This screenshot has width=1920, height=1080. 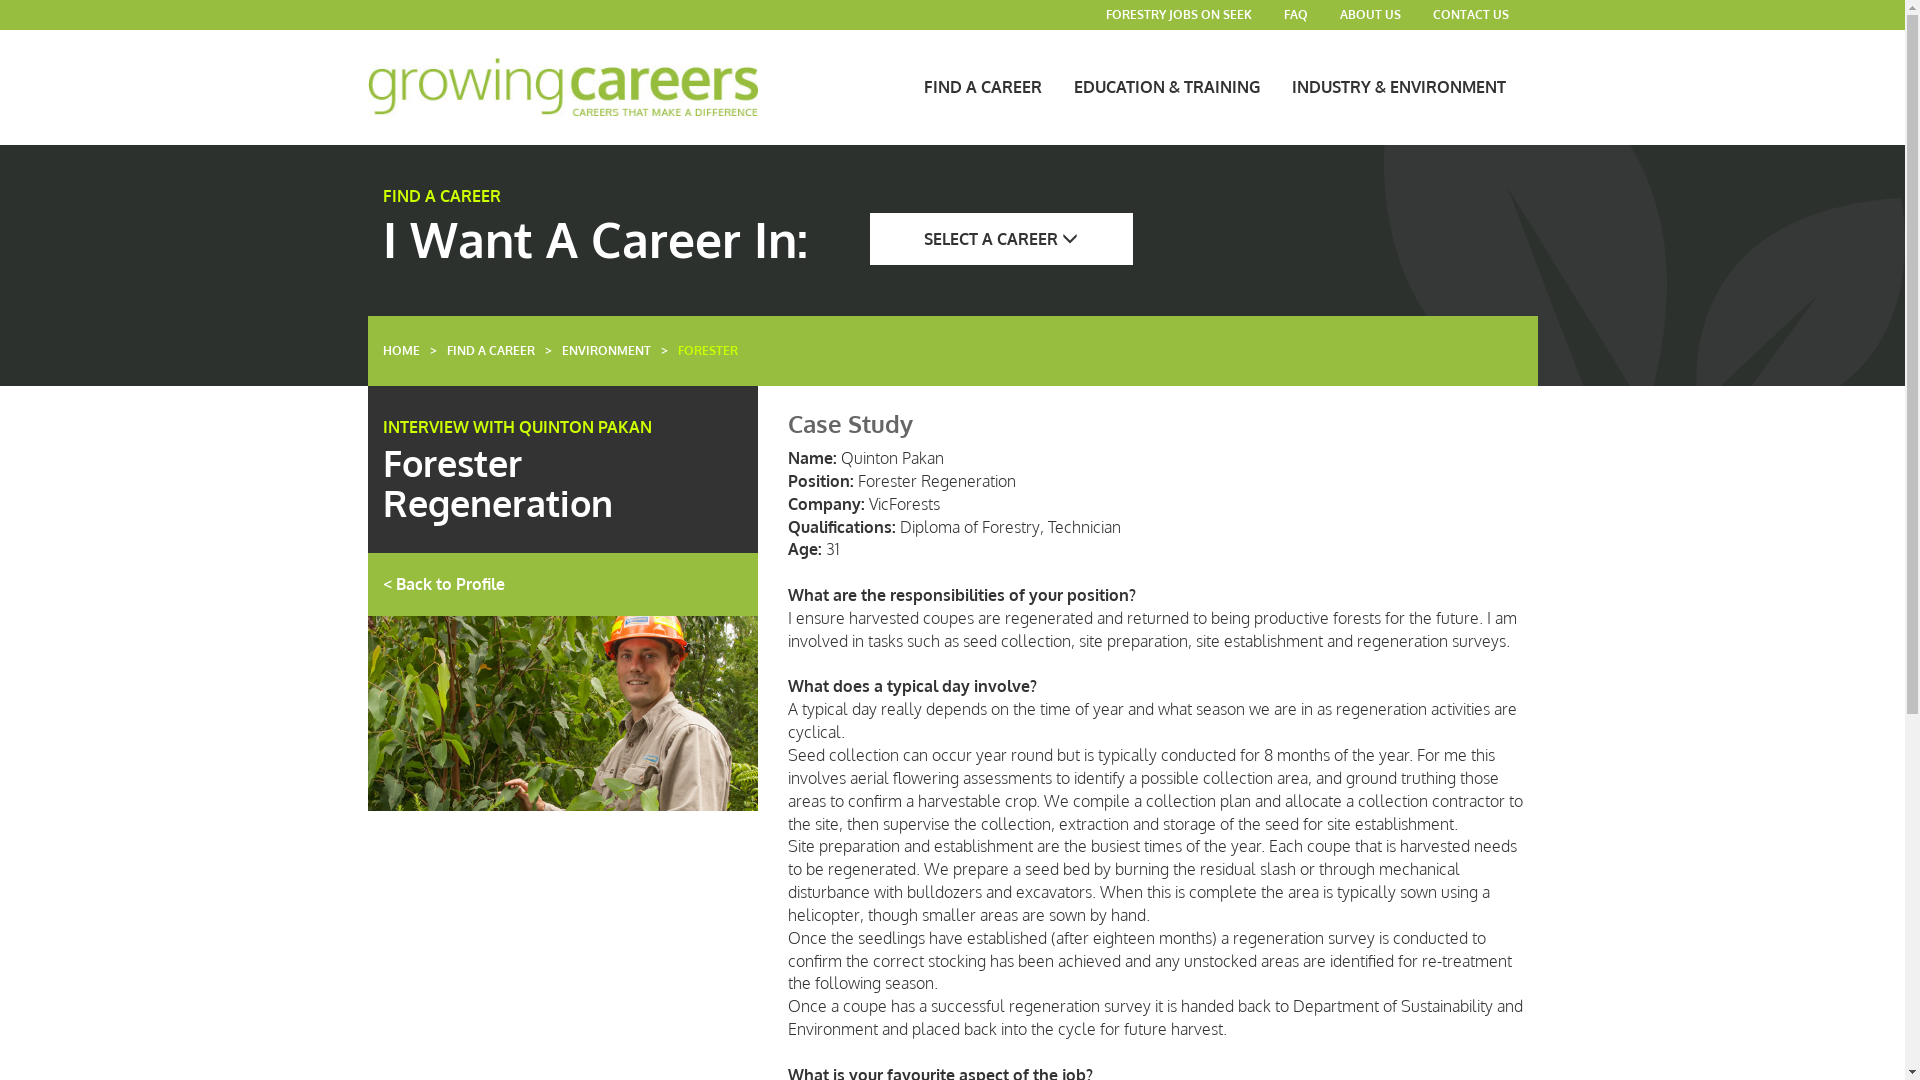 What do you see at coordinates (1369, 14) in the screenshot?
I see `'ABOUT US'` at bounding box center [1369, 14].